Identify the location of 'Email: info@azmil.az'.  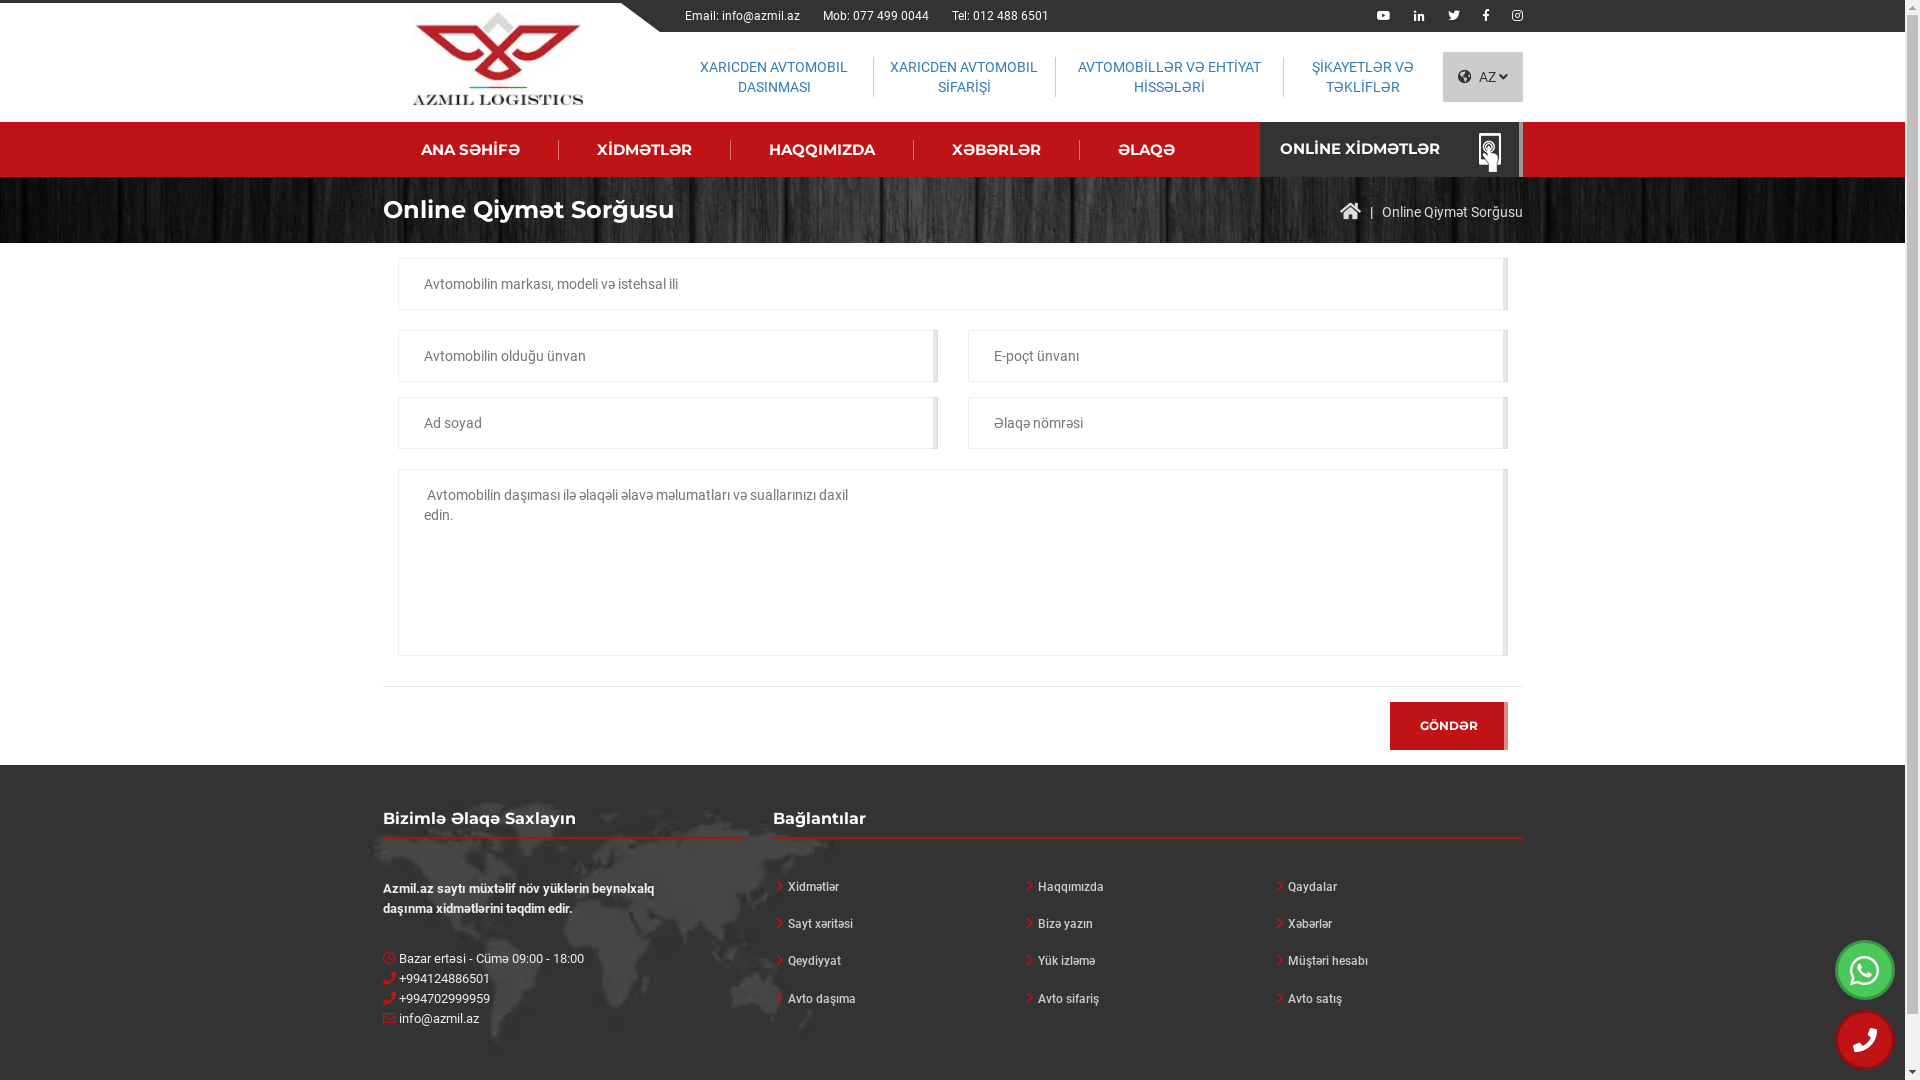
(741, 16).